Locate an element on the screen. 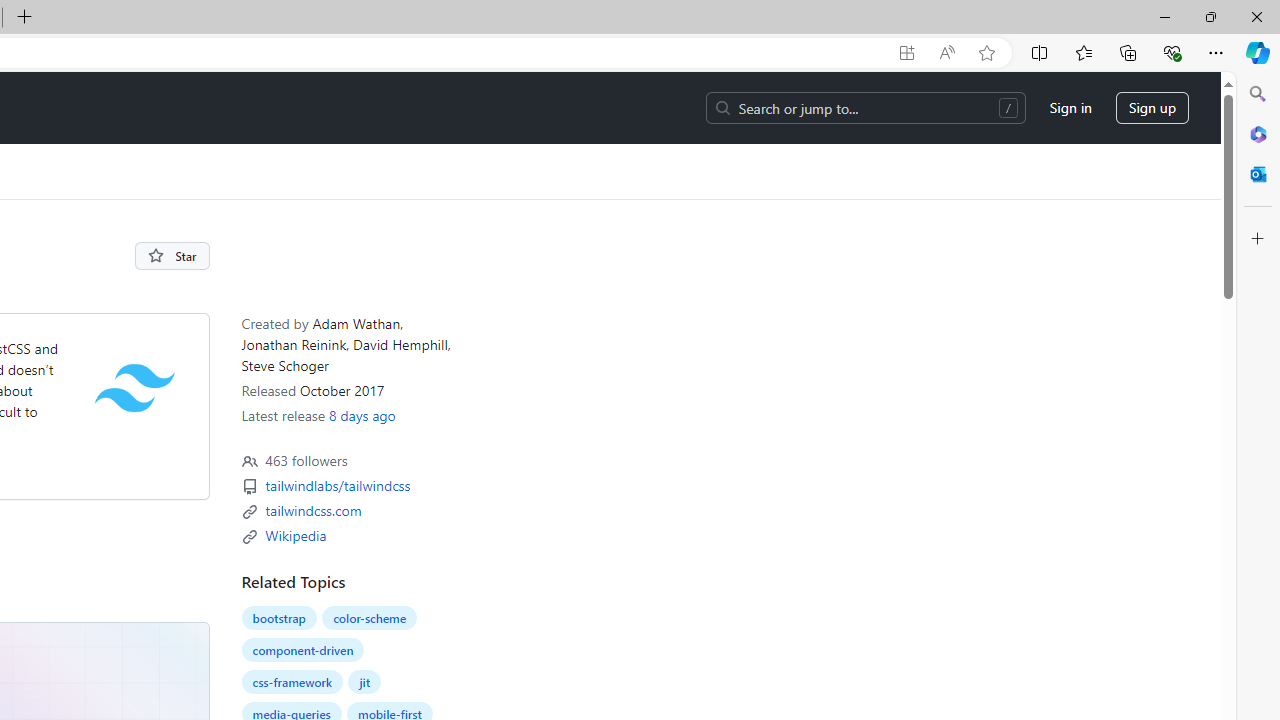  'App available. Install GitHub' is located at coordinates (905, 52).